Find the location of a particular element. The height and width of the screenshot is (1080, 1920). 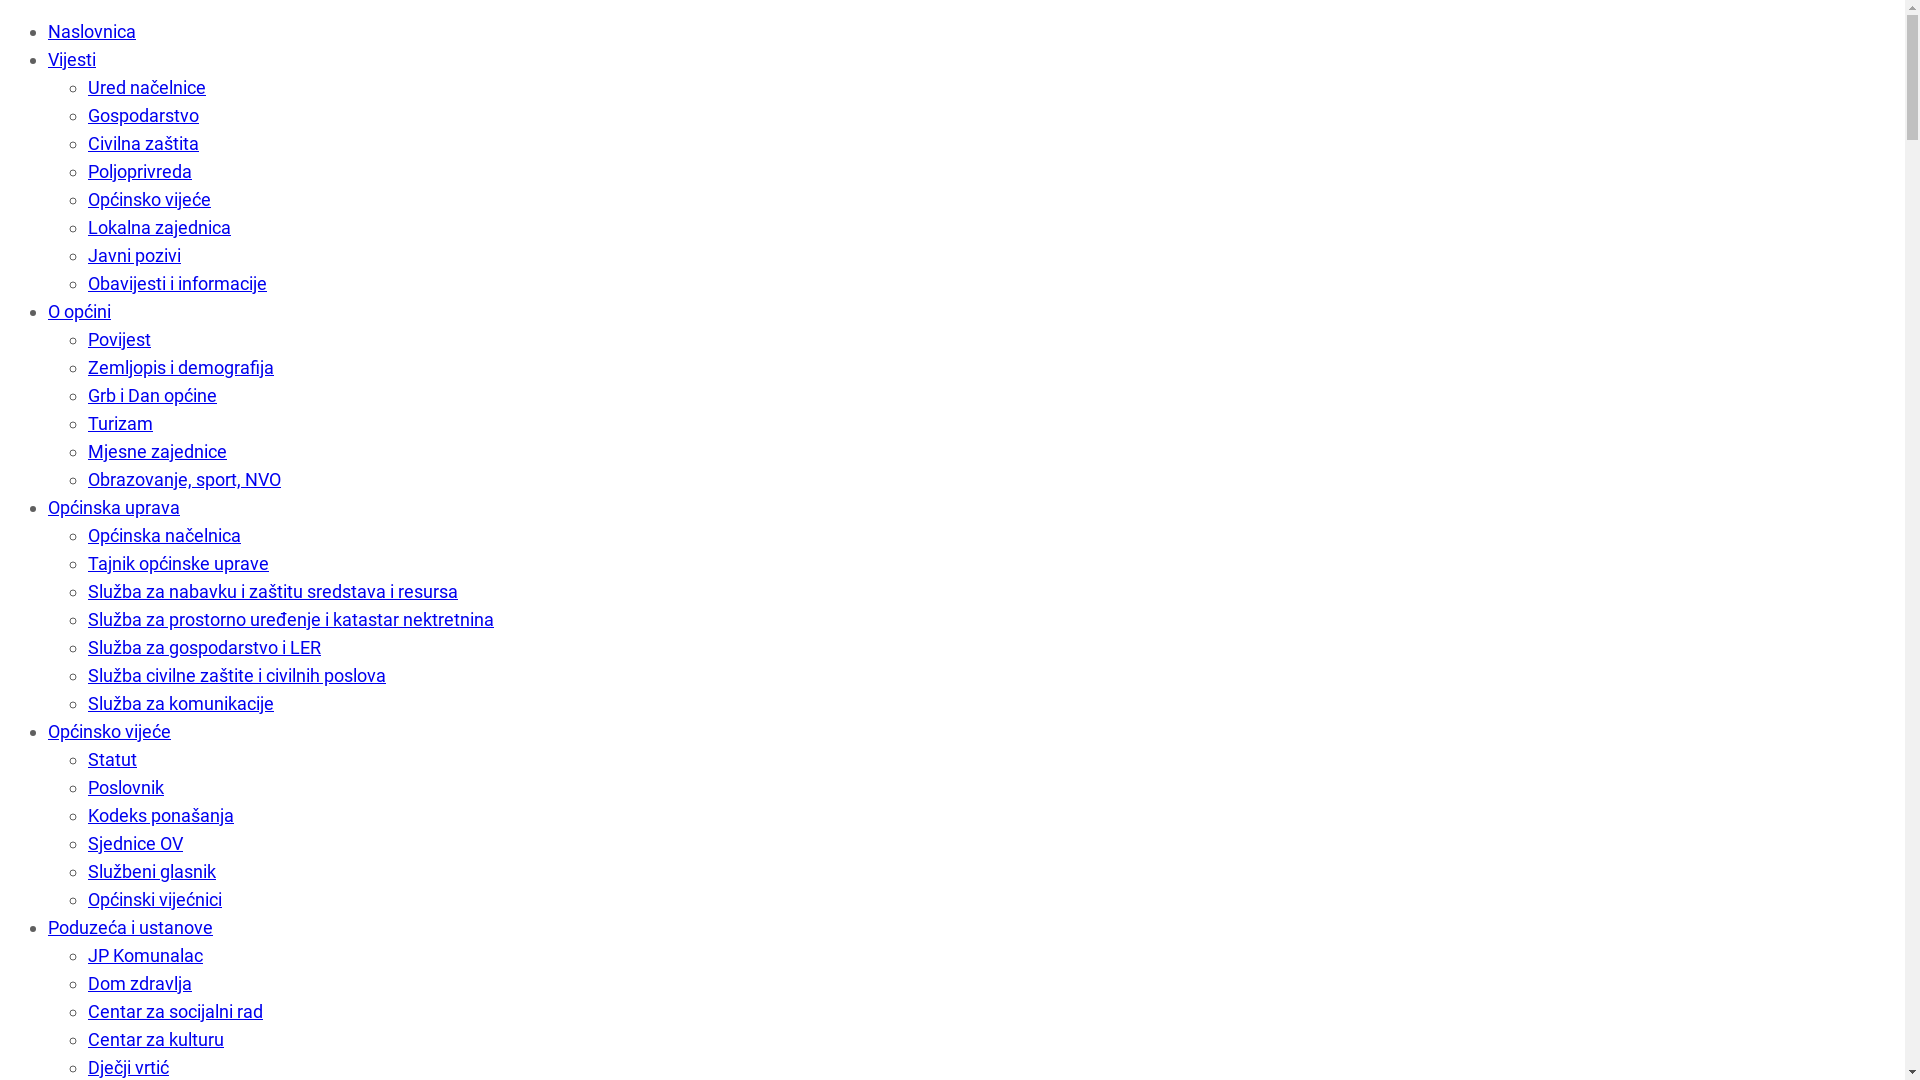

'Obrazovanje, sport, NVO' is located at coordinates (184, 479).